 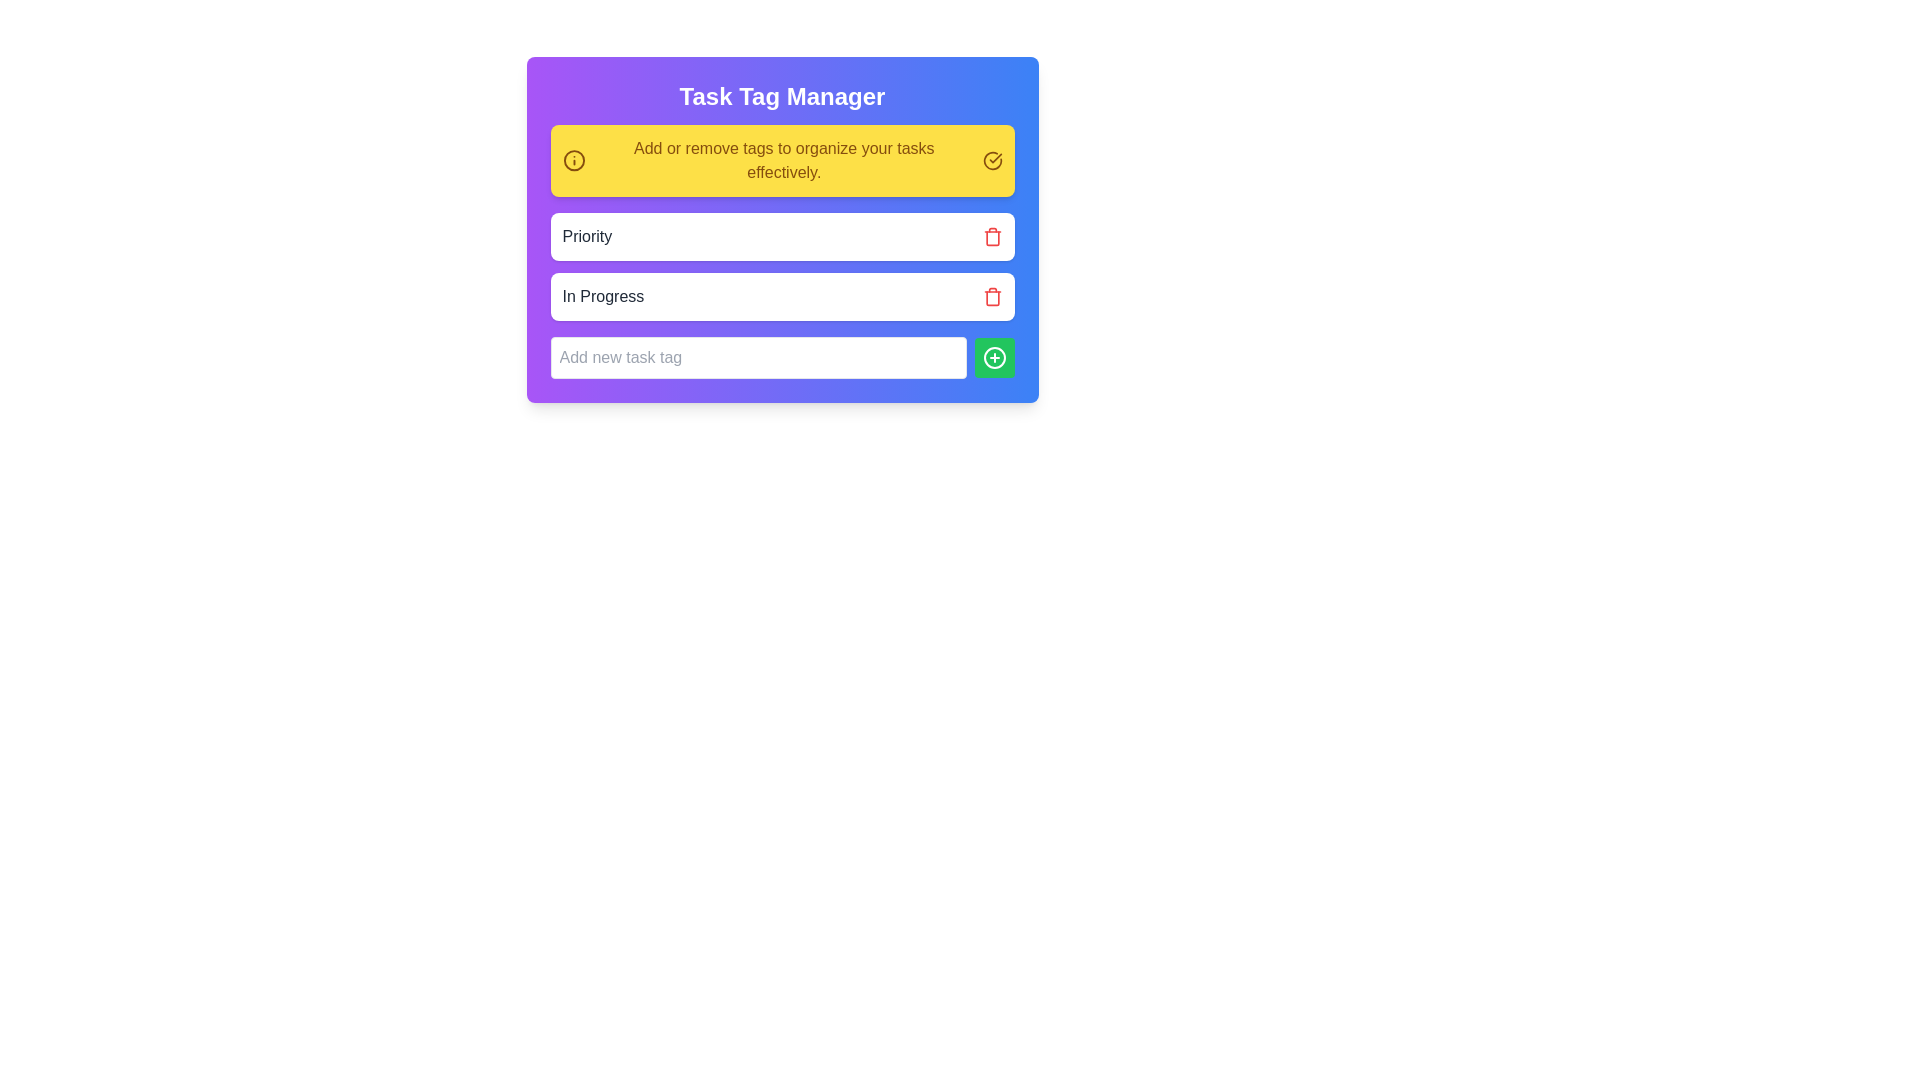 I want to click on the inner circular part of the SVG graphic that is part of the 'info' icon, located at the top-left corner of a yellow rectangular area in the 'Task Tag Manager' panel, so click(x=573, y=160).